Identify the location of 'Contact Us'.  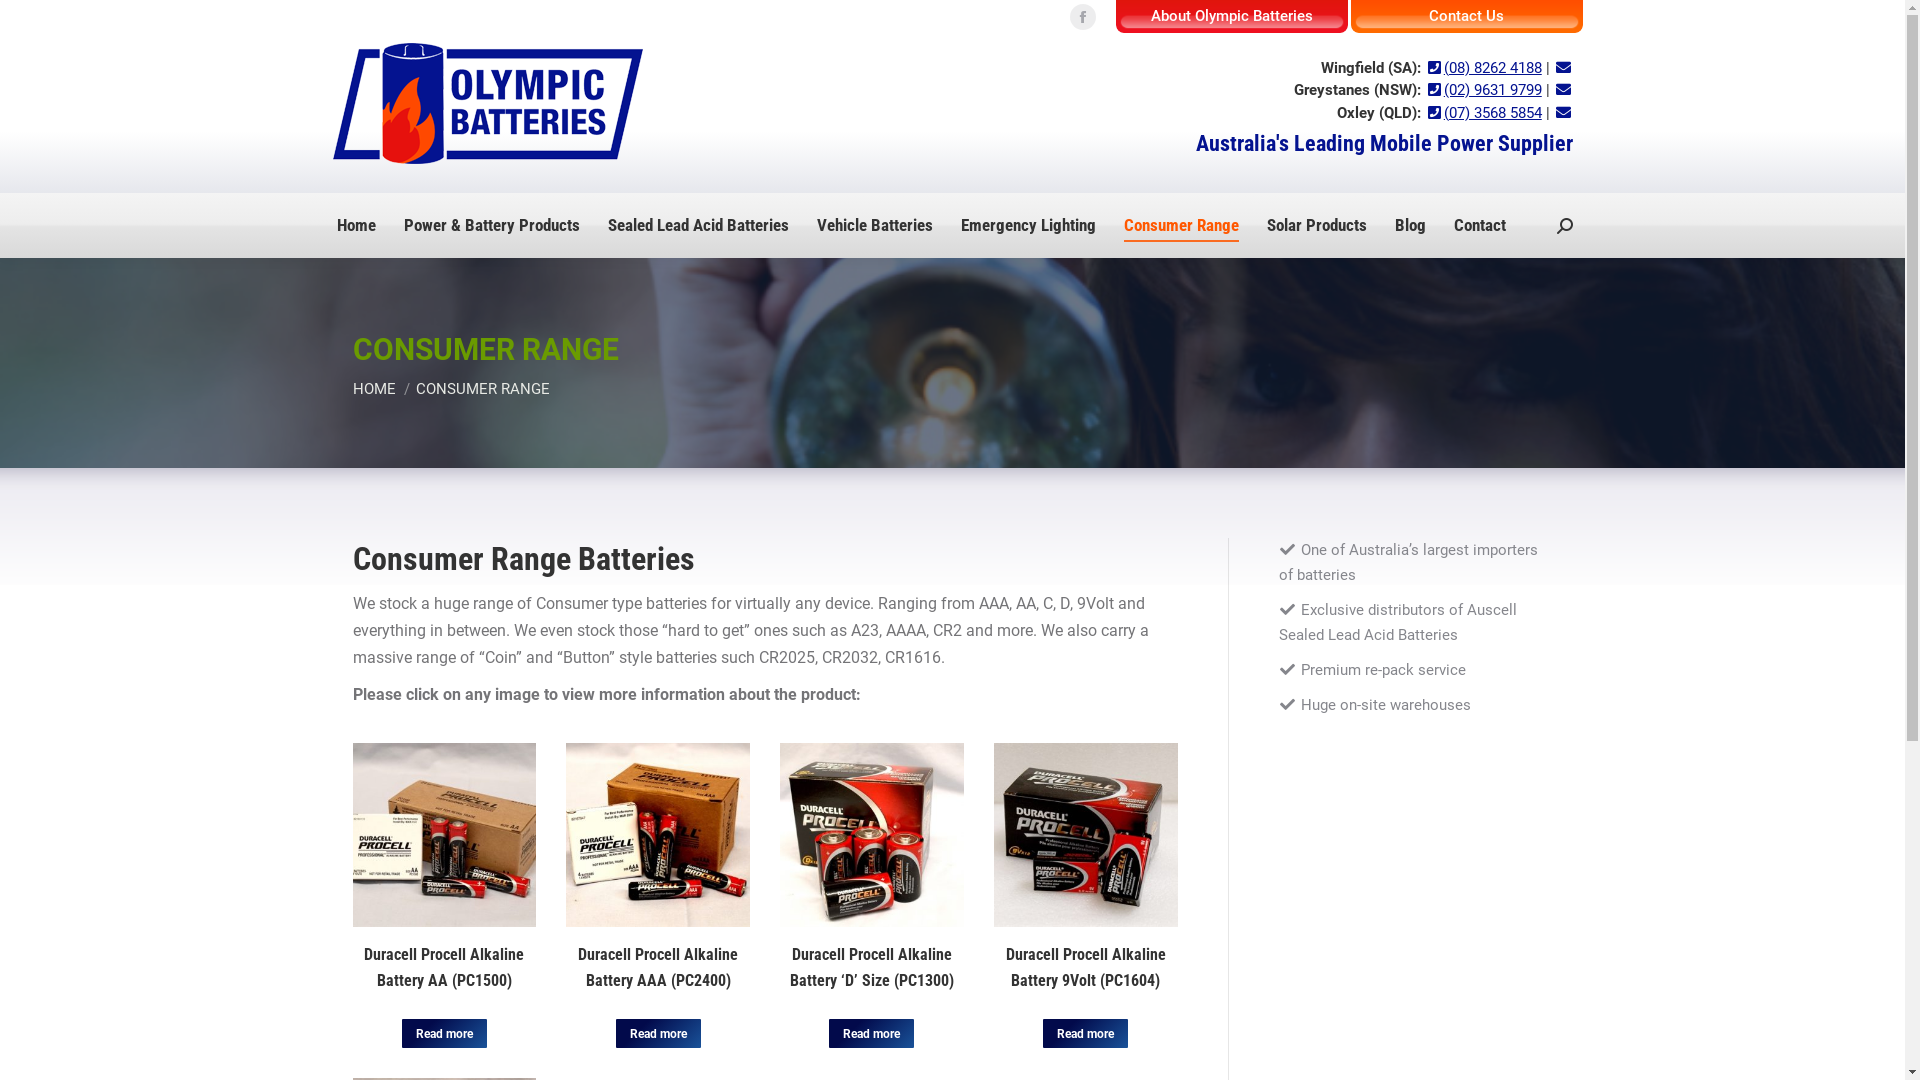
(1465, 16).